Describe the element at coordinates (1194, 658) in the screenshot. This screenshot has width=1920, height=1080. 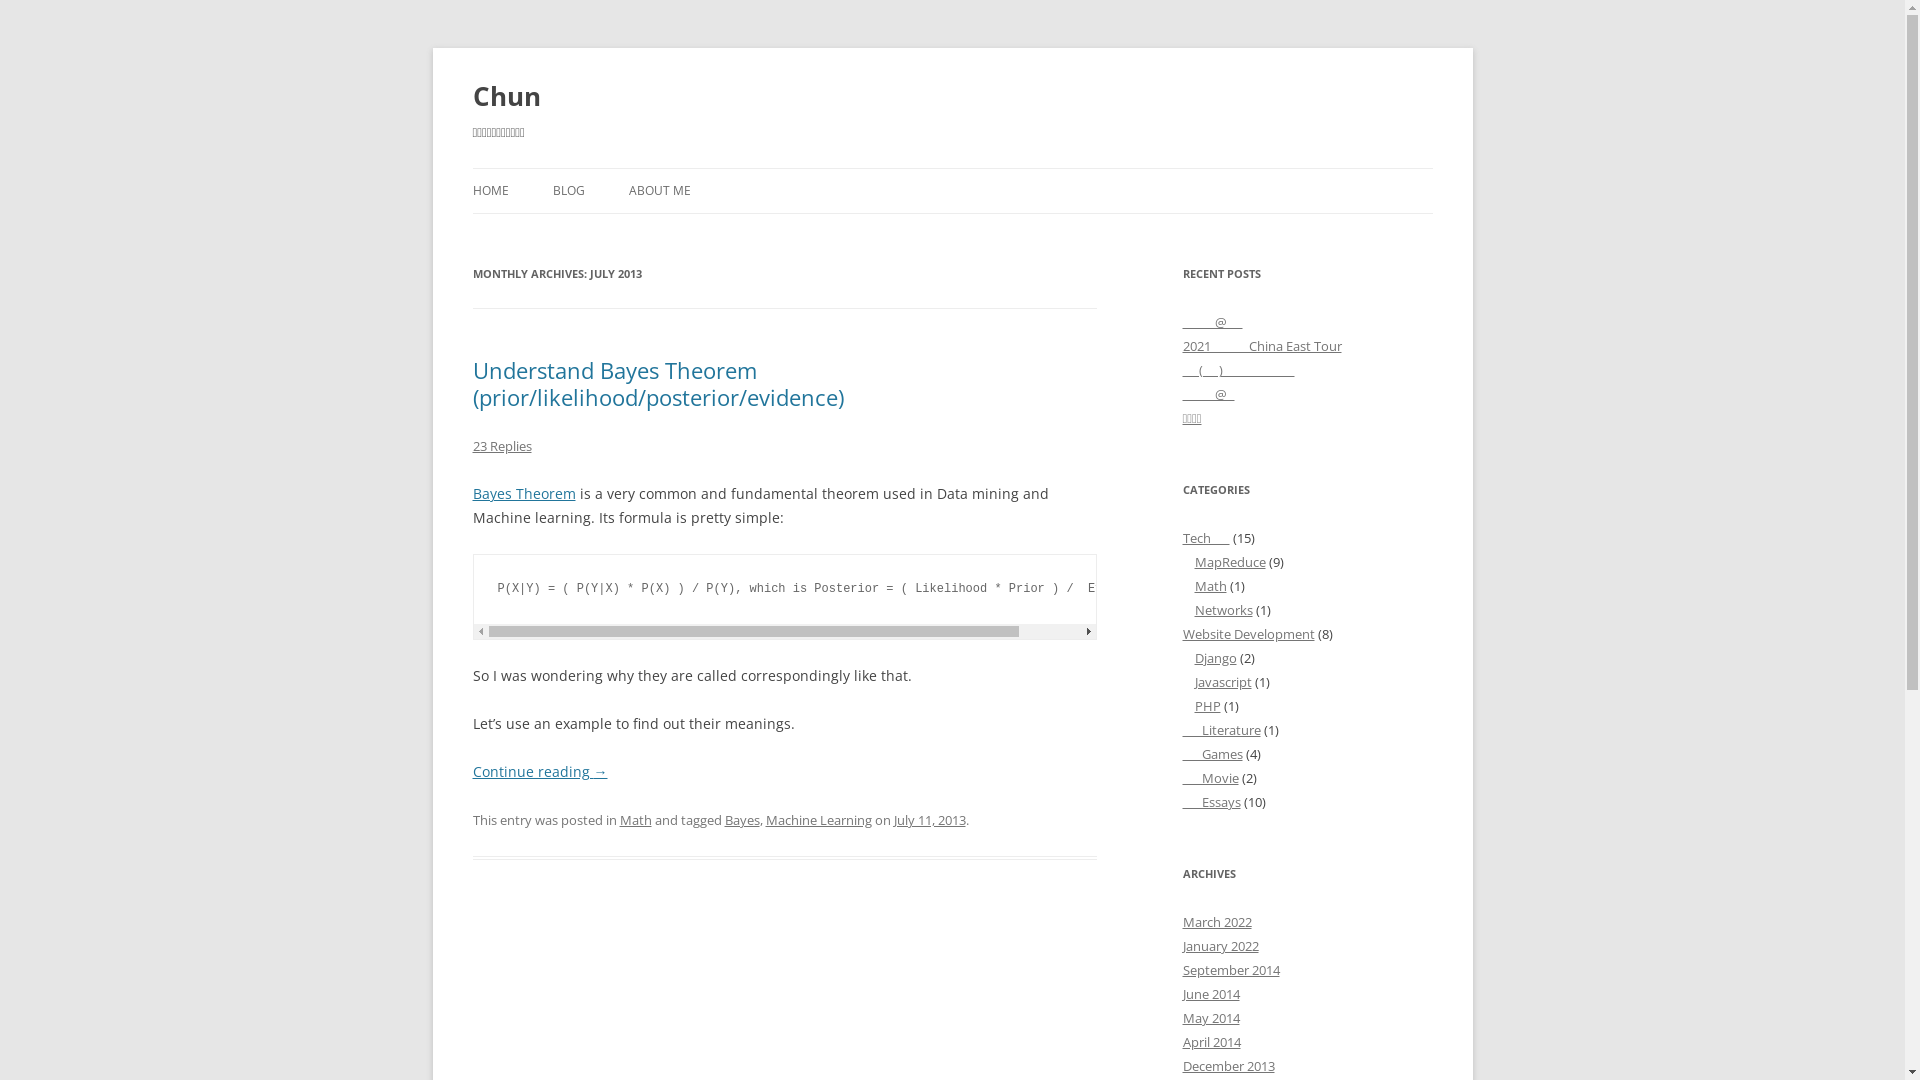
I see `'Django'` at that location.